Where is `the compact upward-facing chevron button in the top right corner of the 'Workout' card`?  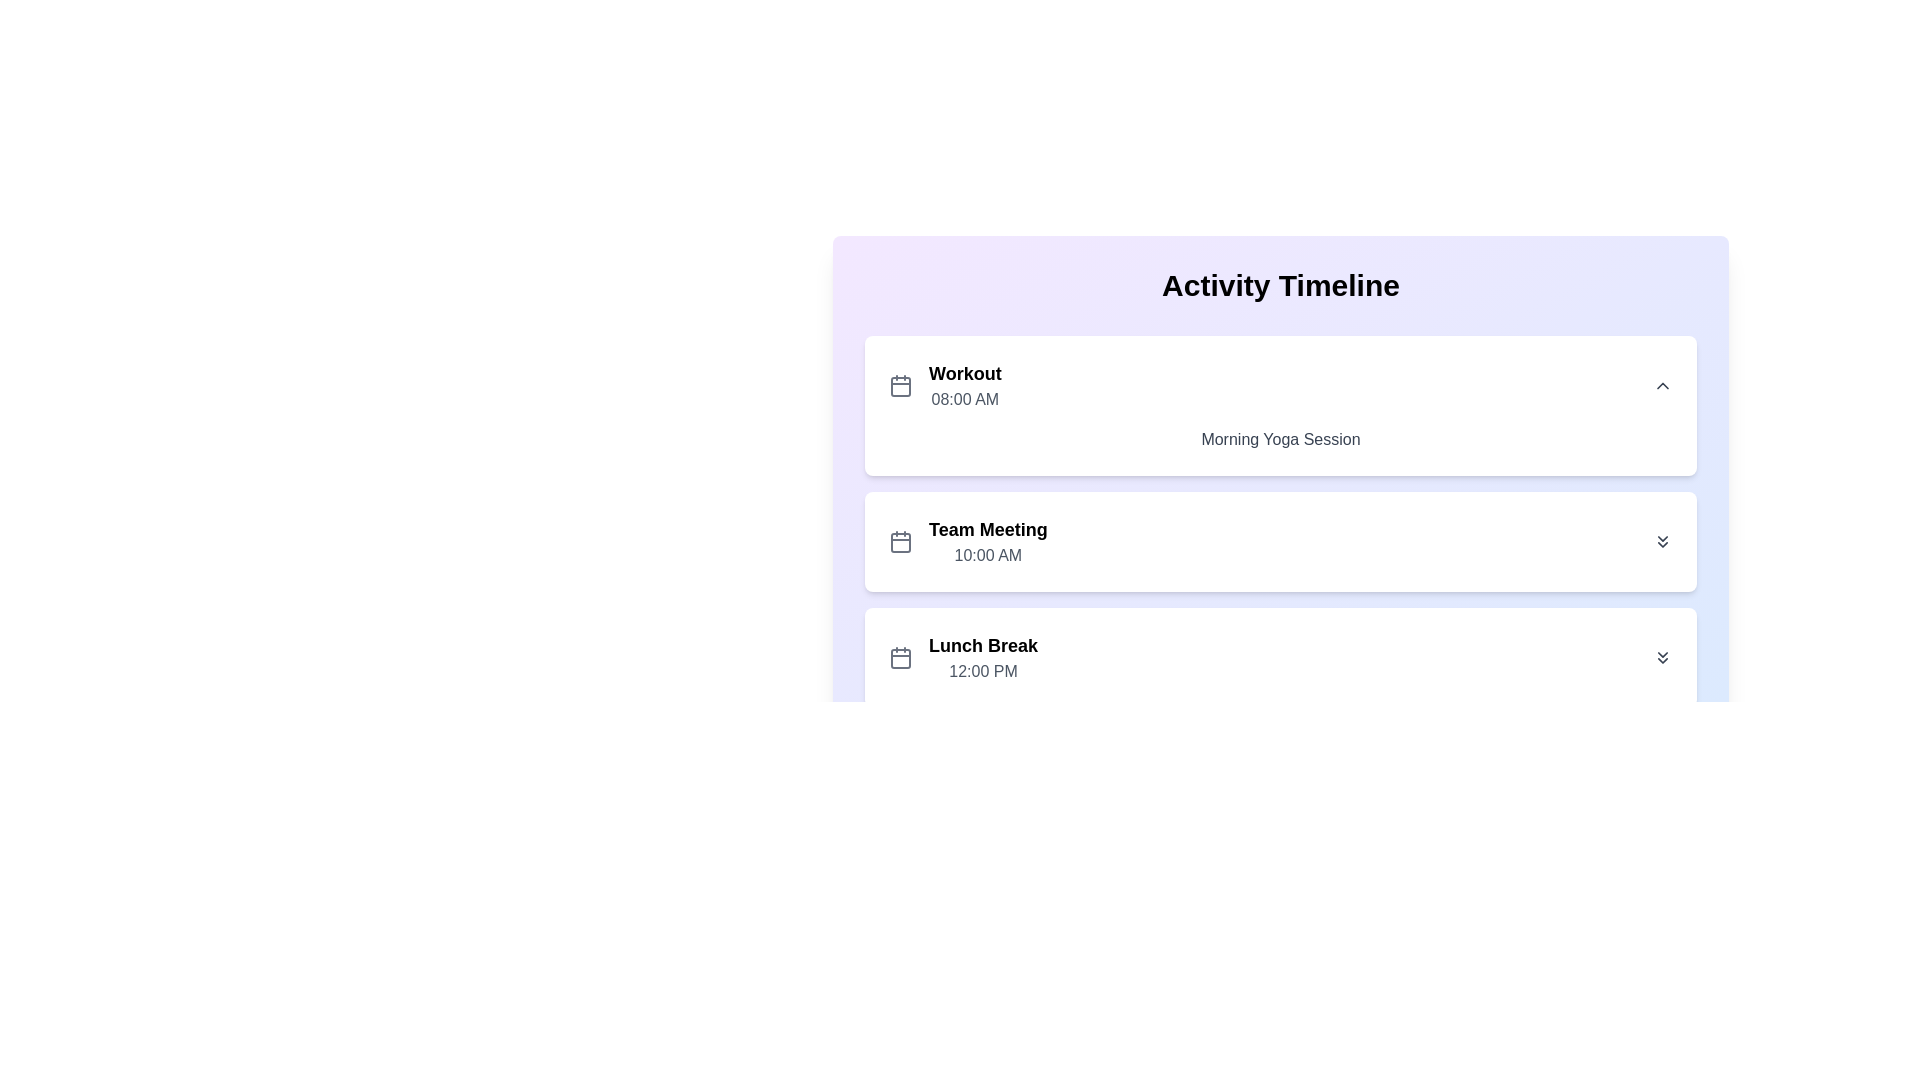
the compact upward-facing chevron button in the top right corner of the 'Workout' card is located at coordinates (1662, 385).